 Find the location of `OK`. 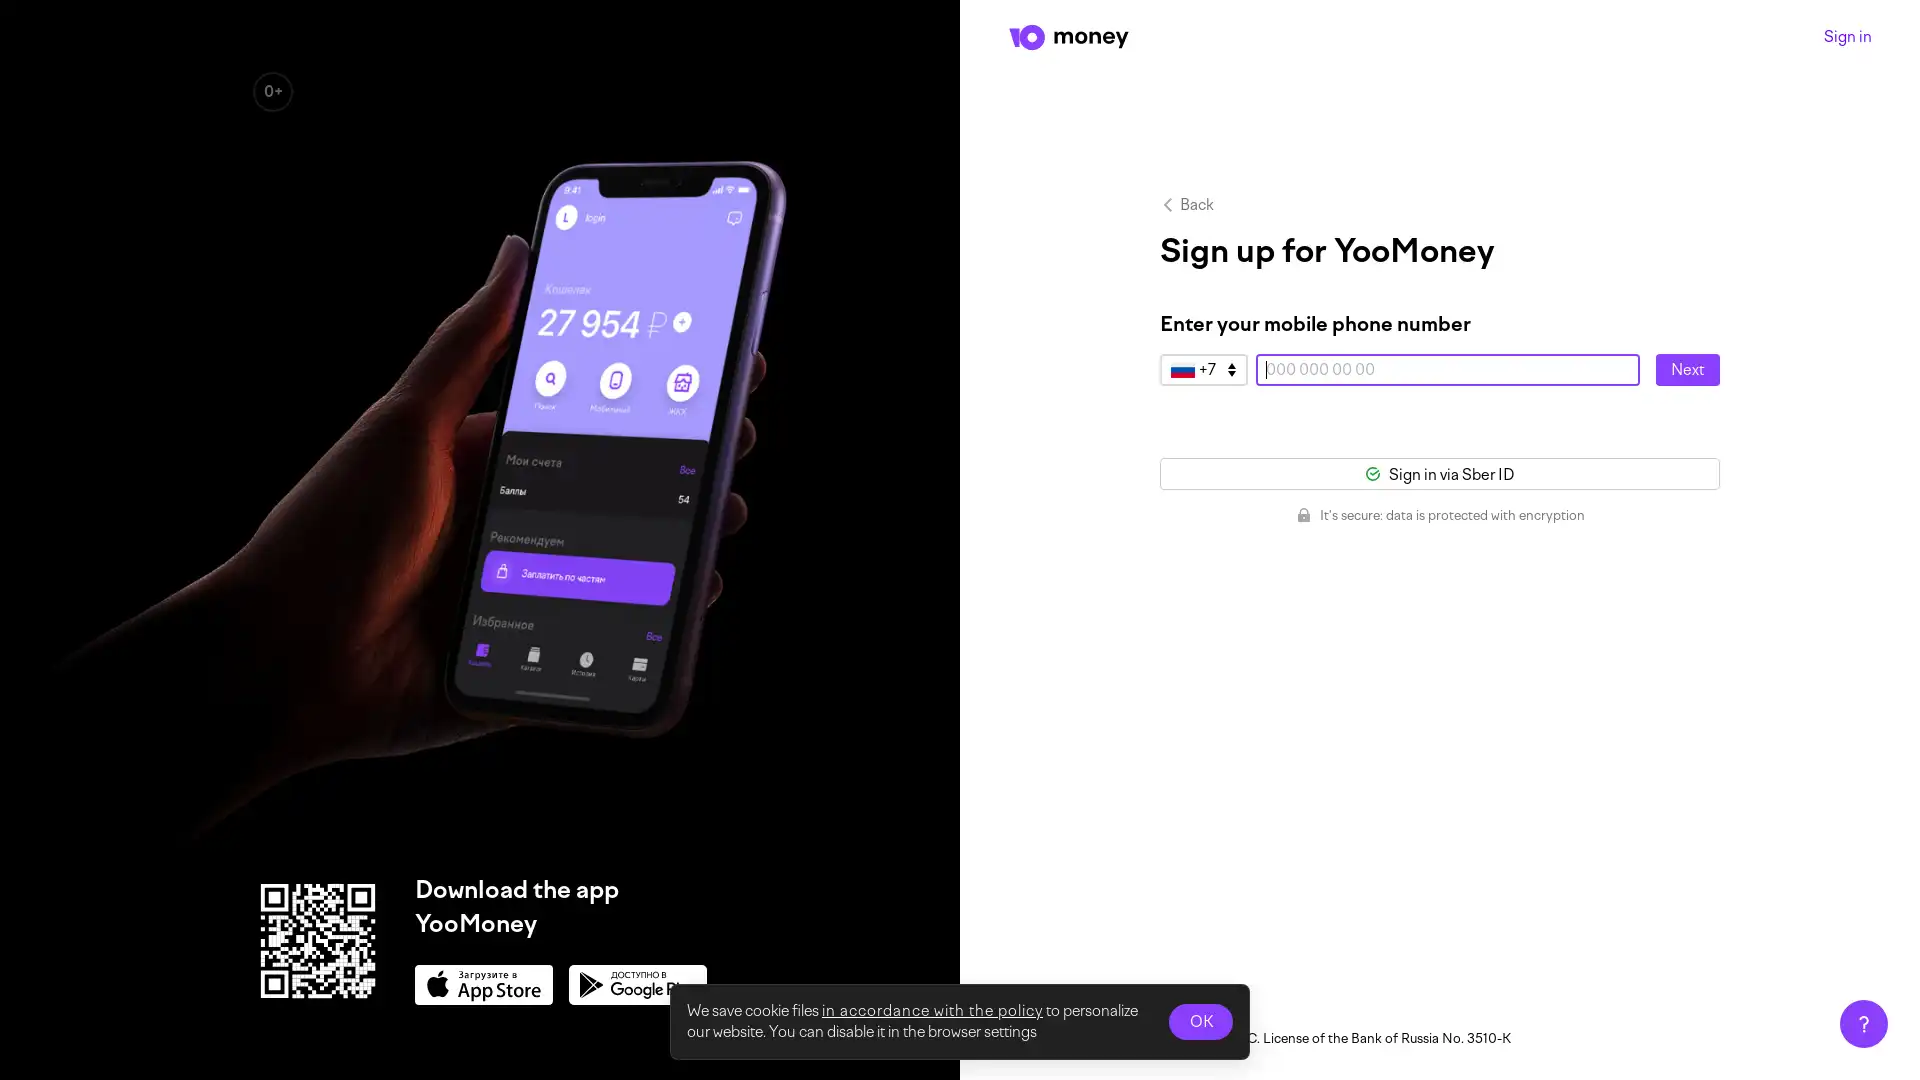

OK is located at coordinates (1200, 1022).